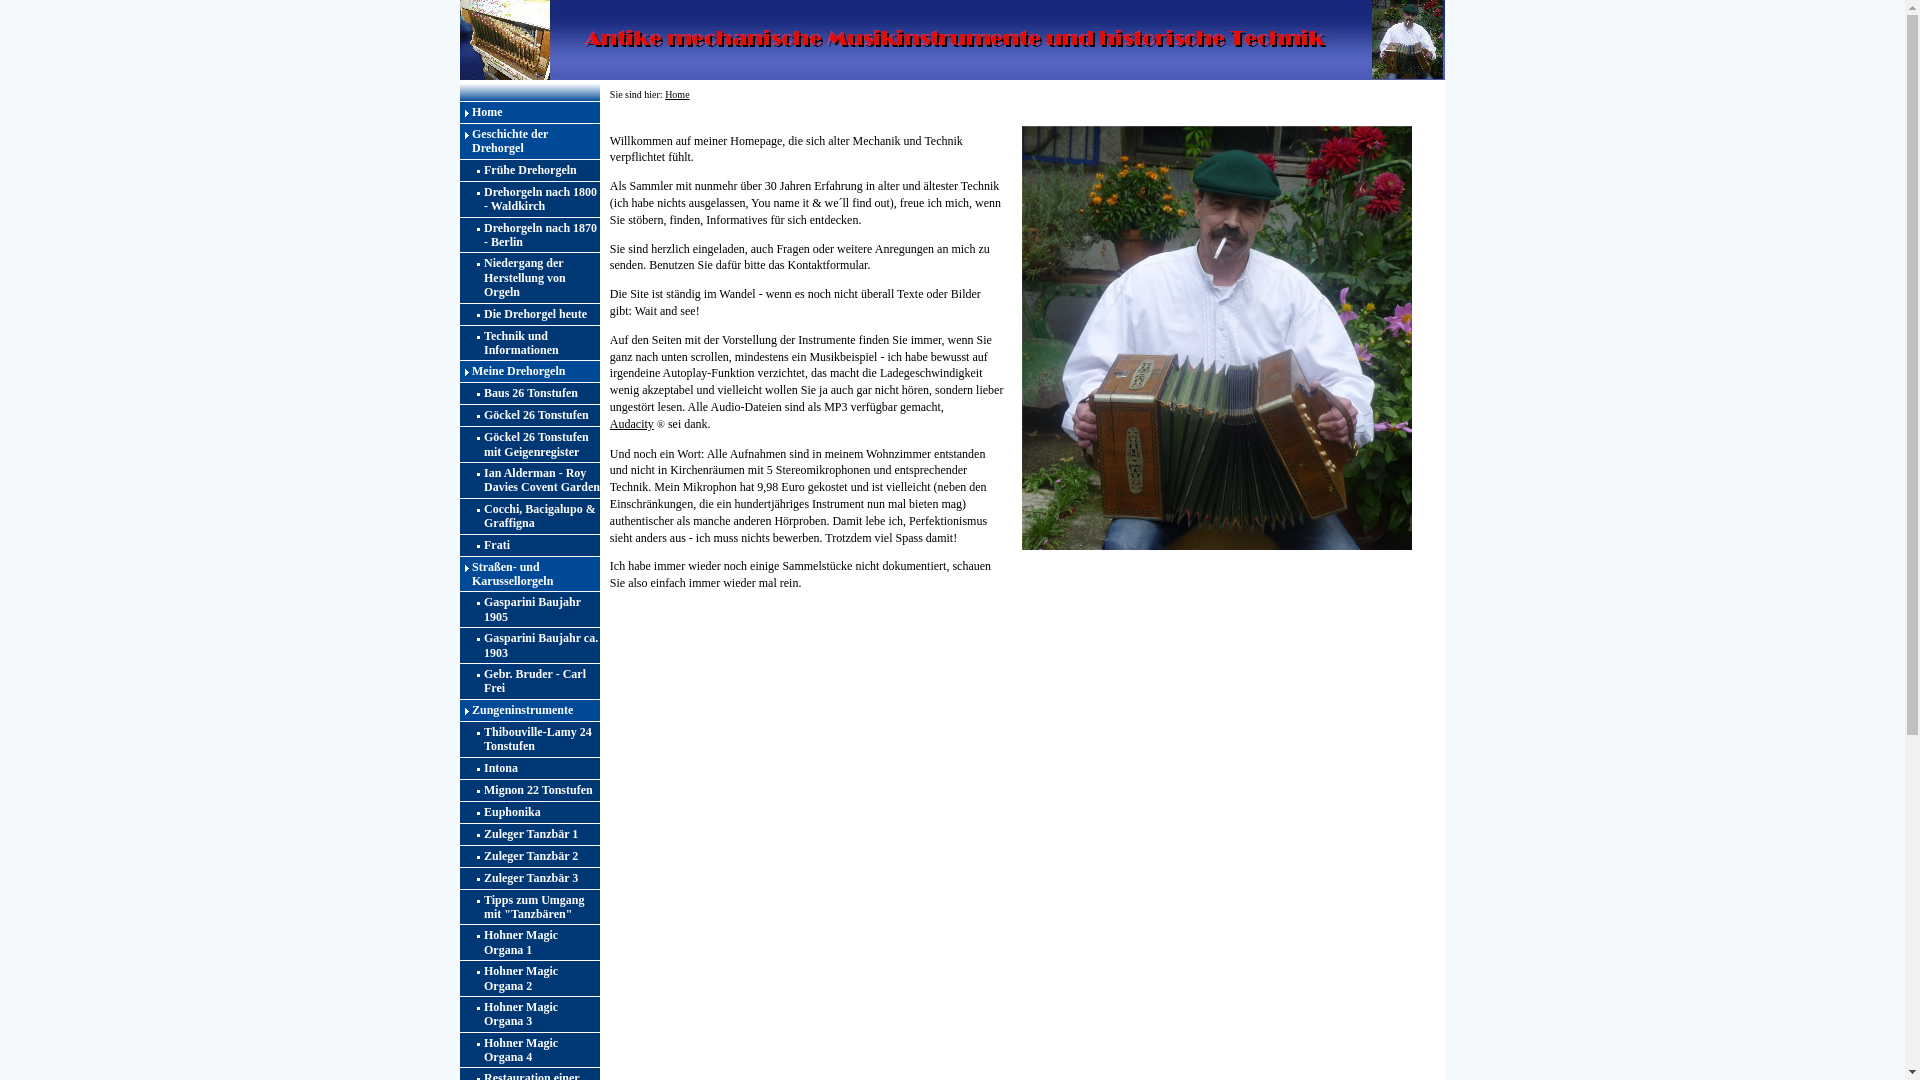  I want to click on 'Euphonika', so click(529, 812).